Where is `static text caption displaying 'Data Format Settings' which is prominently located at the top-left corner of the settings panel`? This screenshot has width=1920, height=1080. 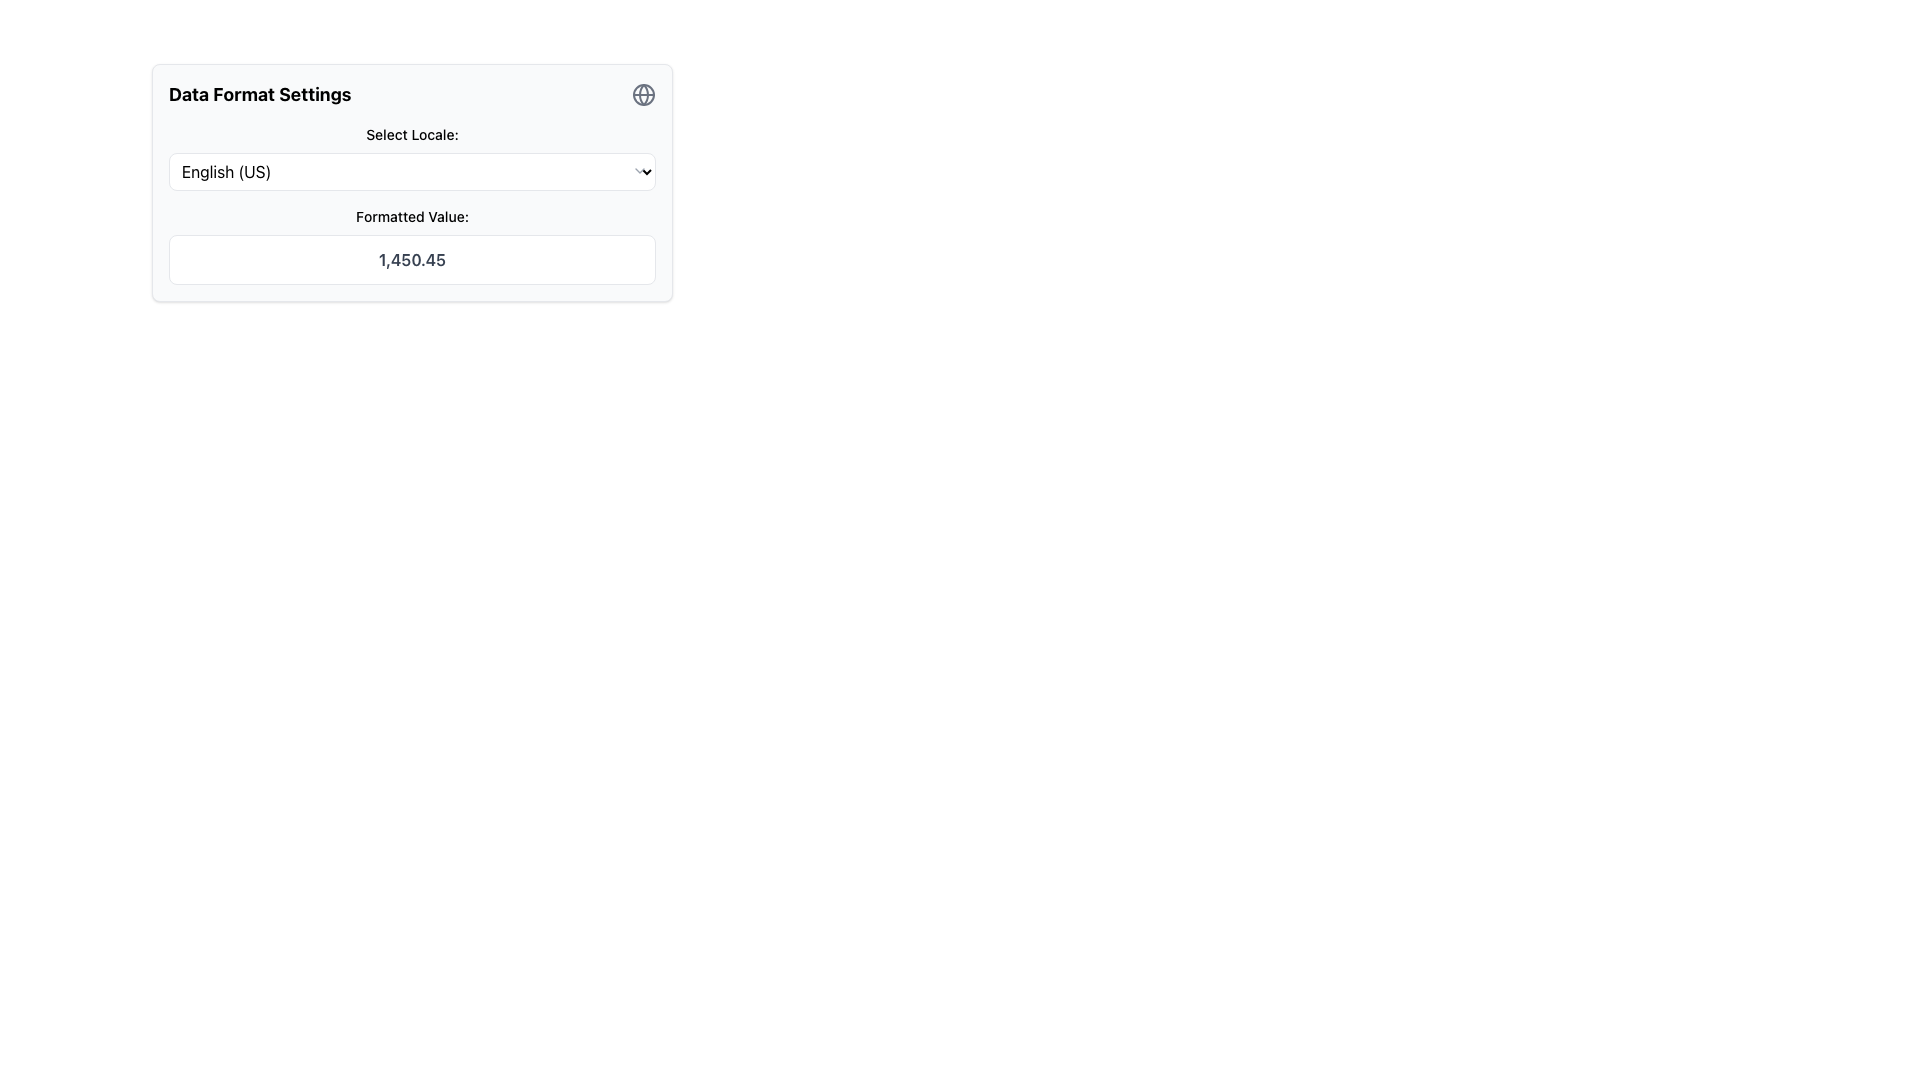 static text caption displaying 'Data Format Settings' which is prominently located at the top-left corner of the settings panel is located at coordinates (259, 95).